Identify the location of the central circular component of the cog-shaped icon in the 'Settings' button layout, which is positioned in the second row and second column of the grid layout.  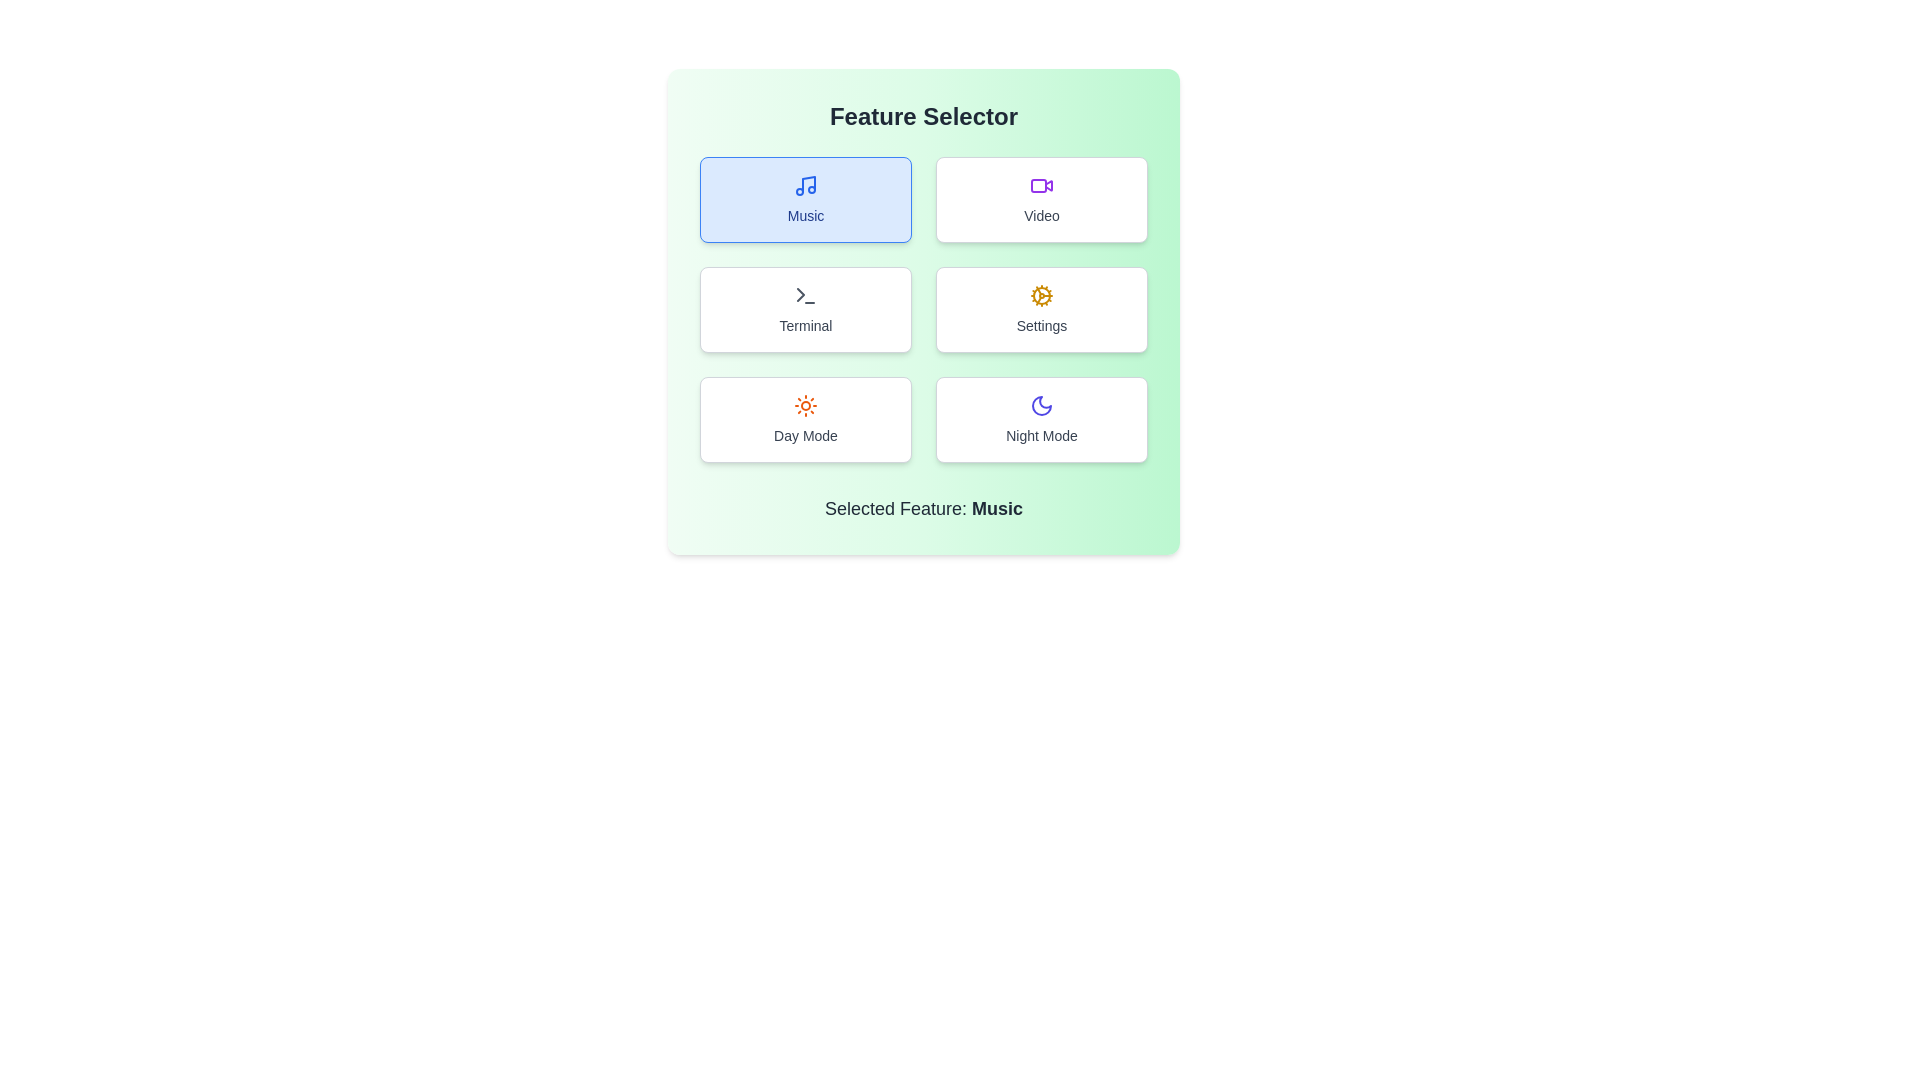
(1040, 296).